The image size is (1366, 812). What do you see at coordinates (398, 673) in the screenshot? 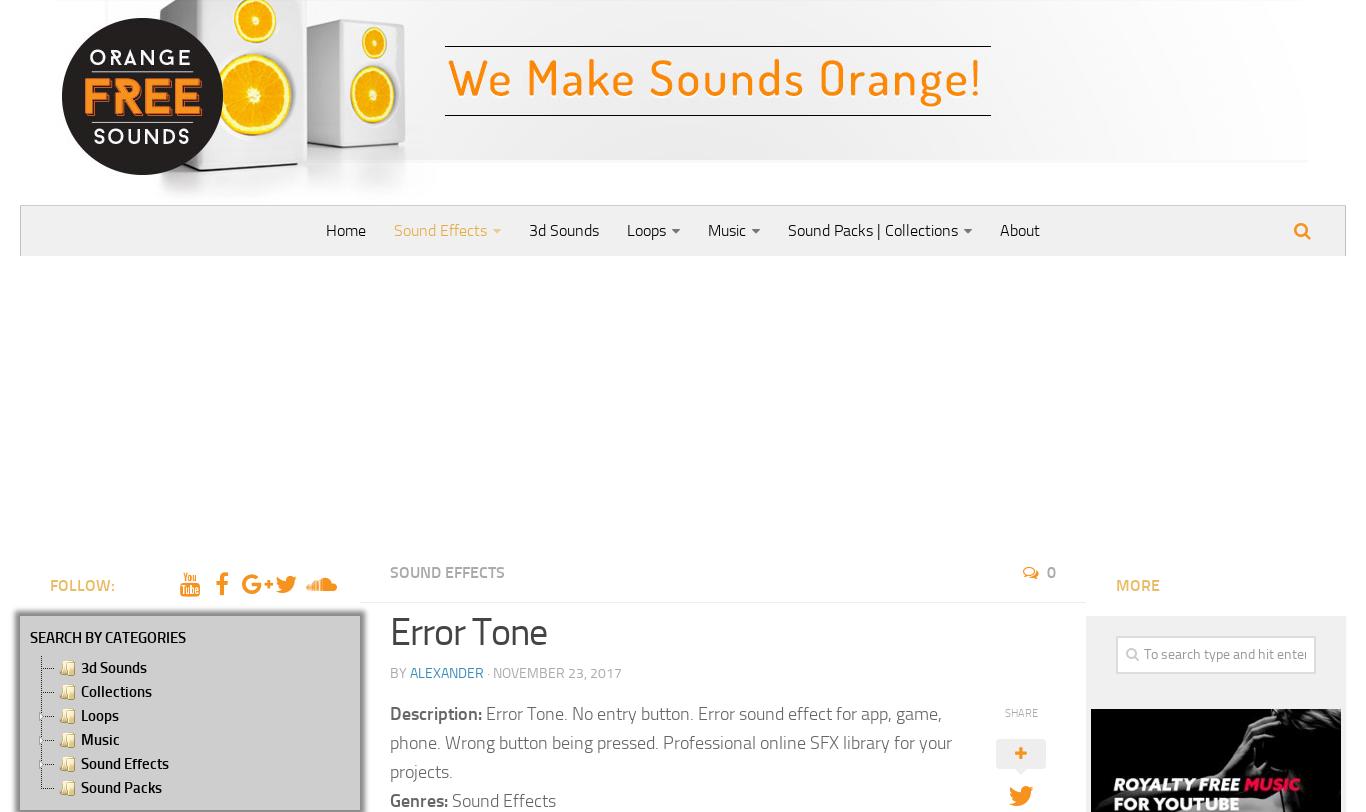
I see `'by'` at bounding box center [398, 673].